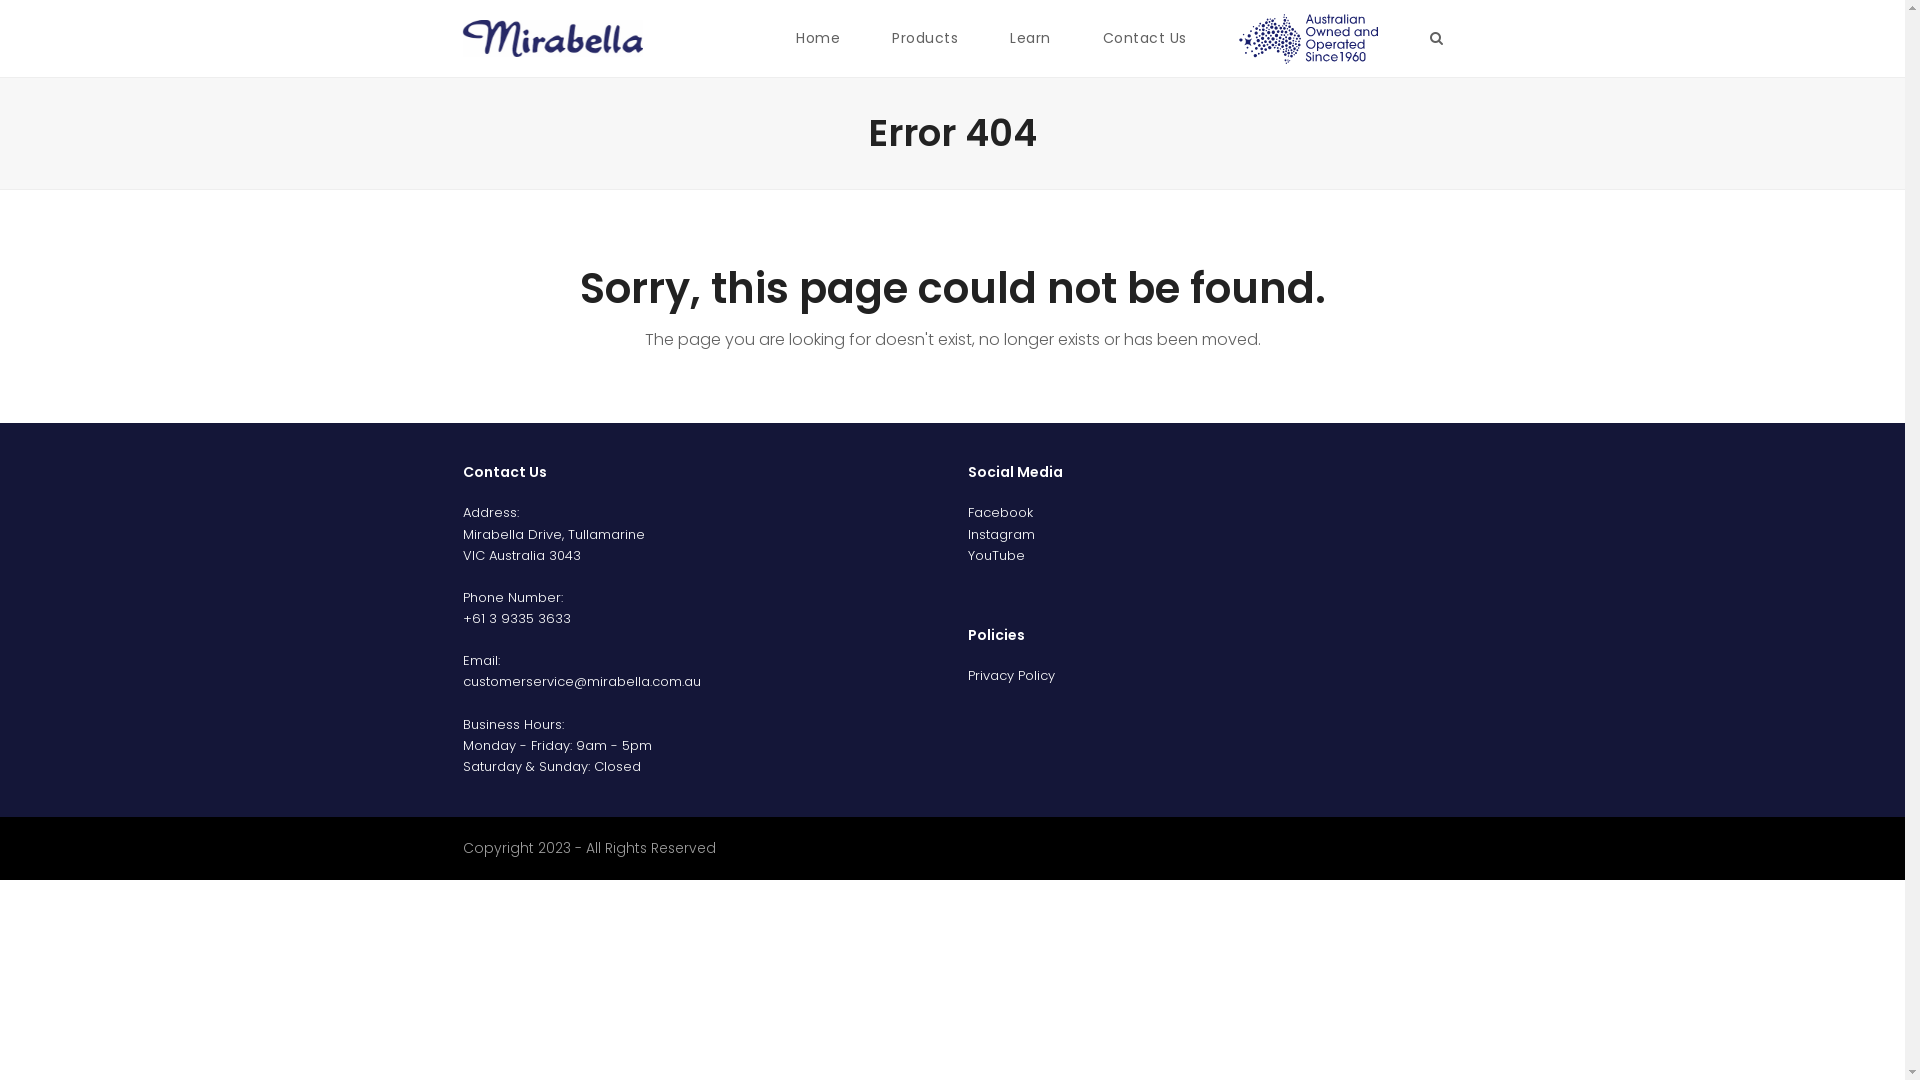 The width and height of the screenshot is (1920, 1080). What do you see at coordinates (579, 680) in the screenshot?
I see `'customerservice@mirabella.com.au'` at bounding box center [579, 680].